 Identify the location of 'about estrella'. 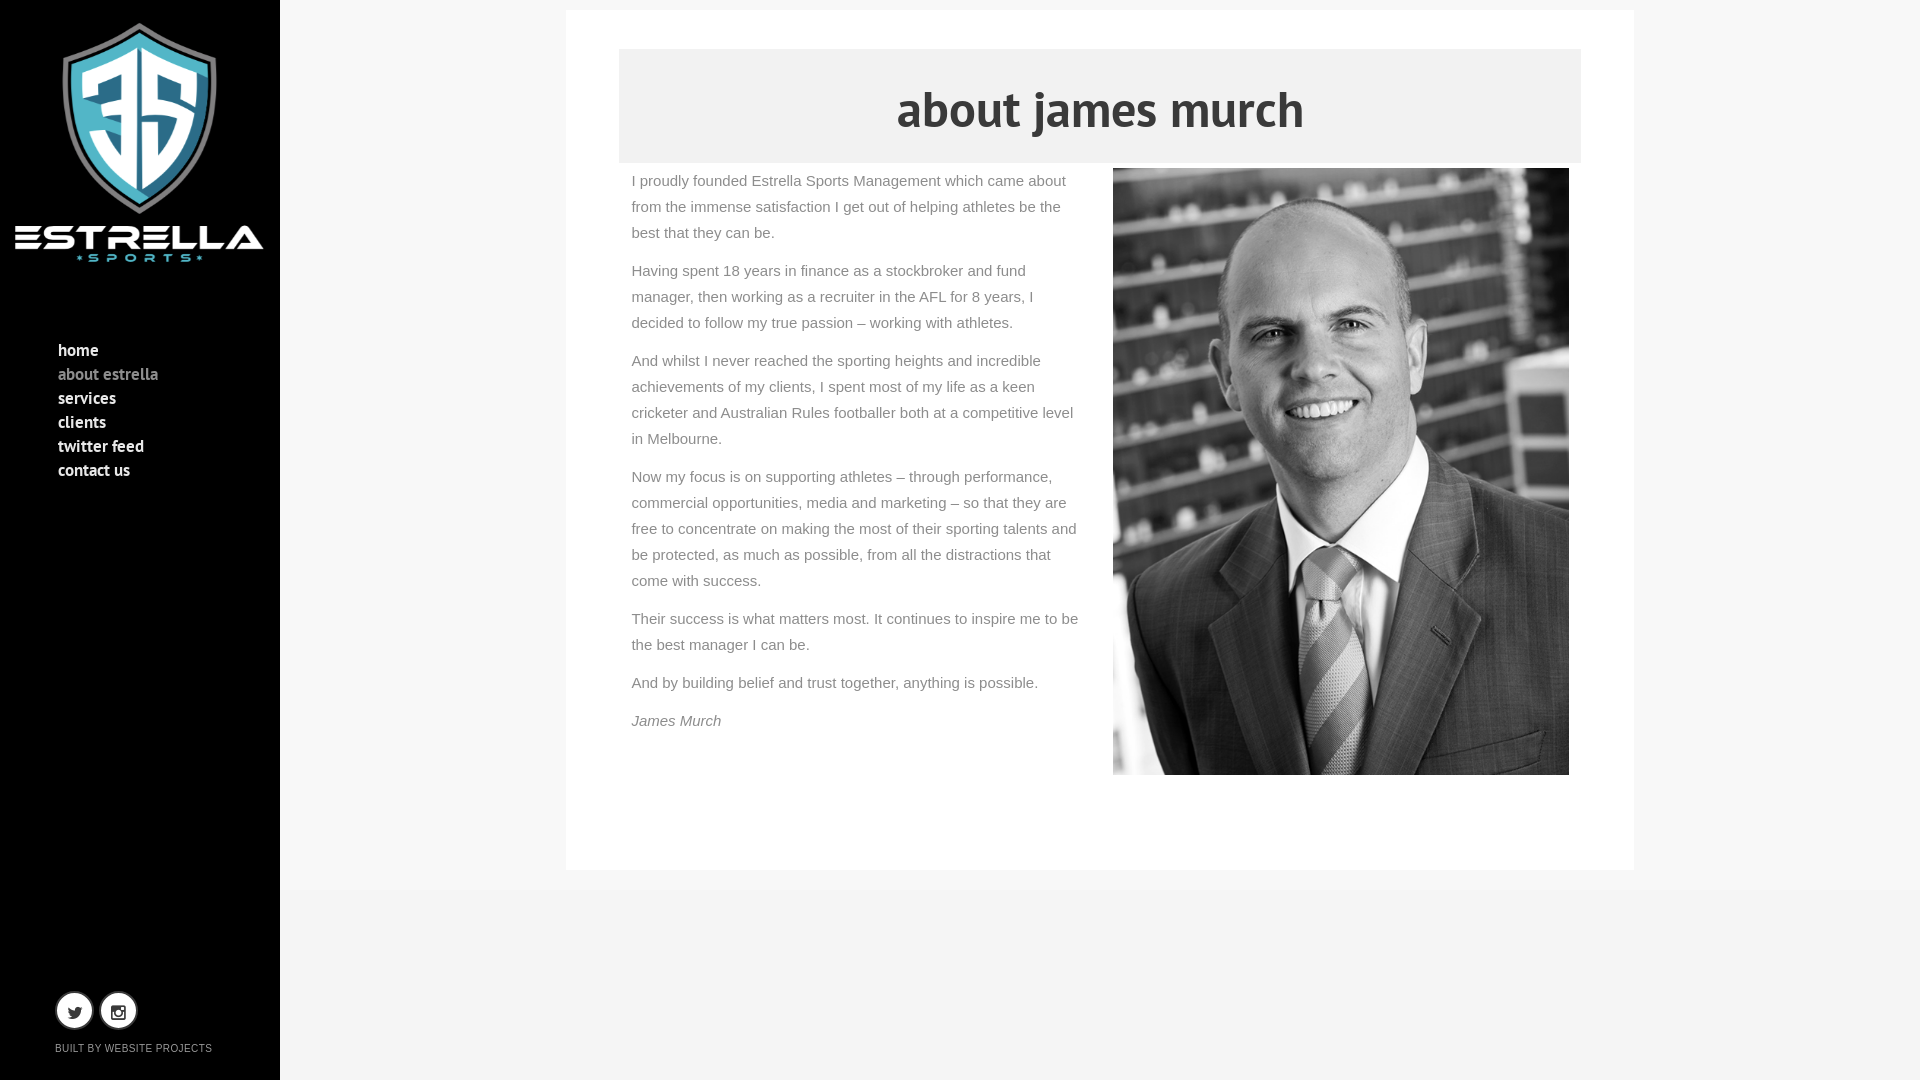
(57, 378).